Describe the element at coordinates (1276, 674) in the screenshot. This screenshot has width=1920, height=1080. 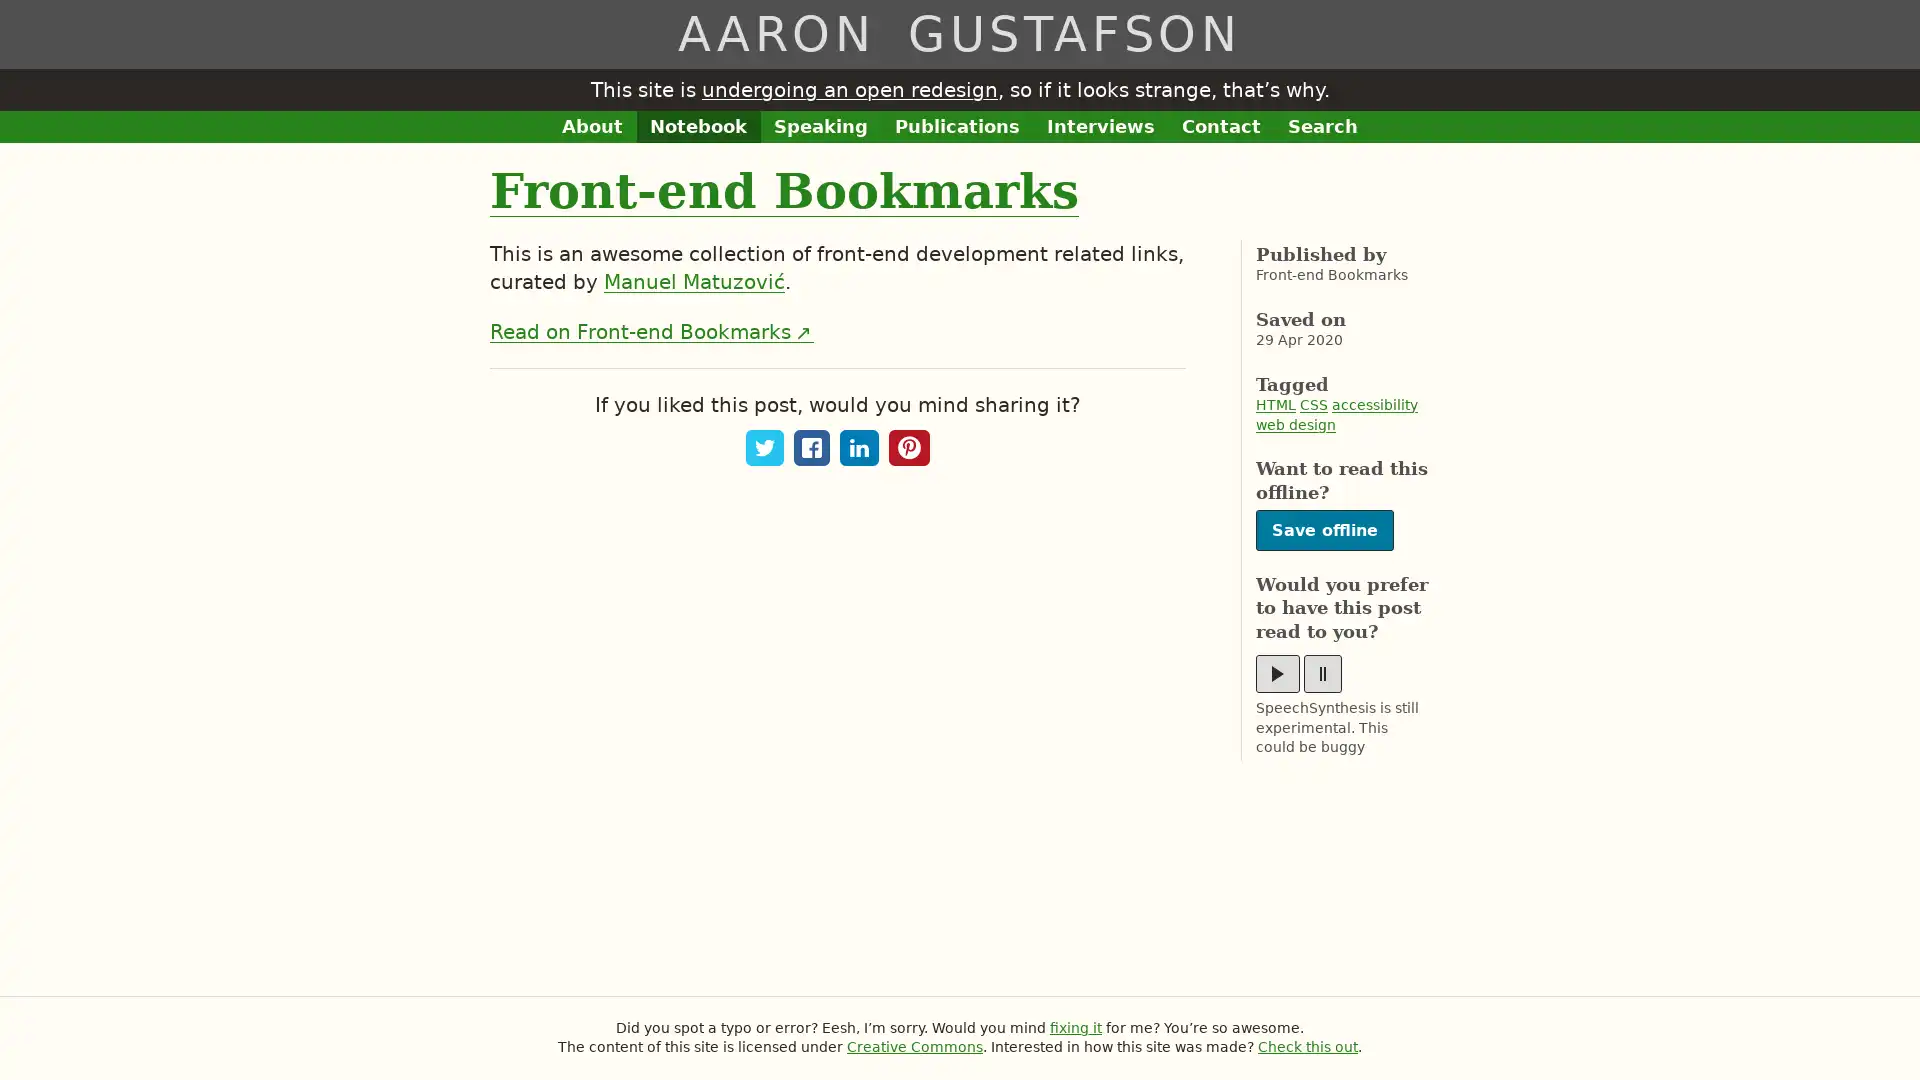
I see `Play` at that location.